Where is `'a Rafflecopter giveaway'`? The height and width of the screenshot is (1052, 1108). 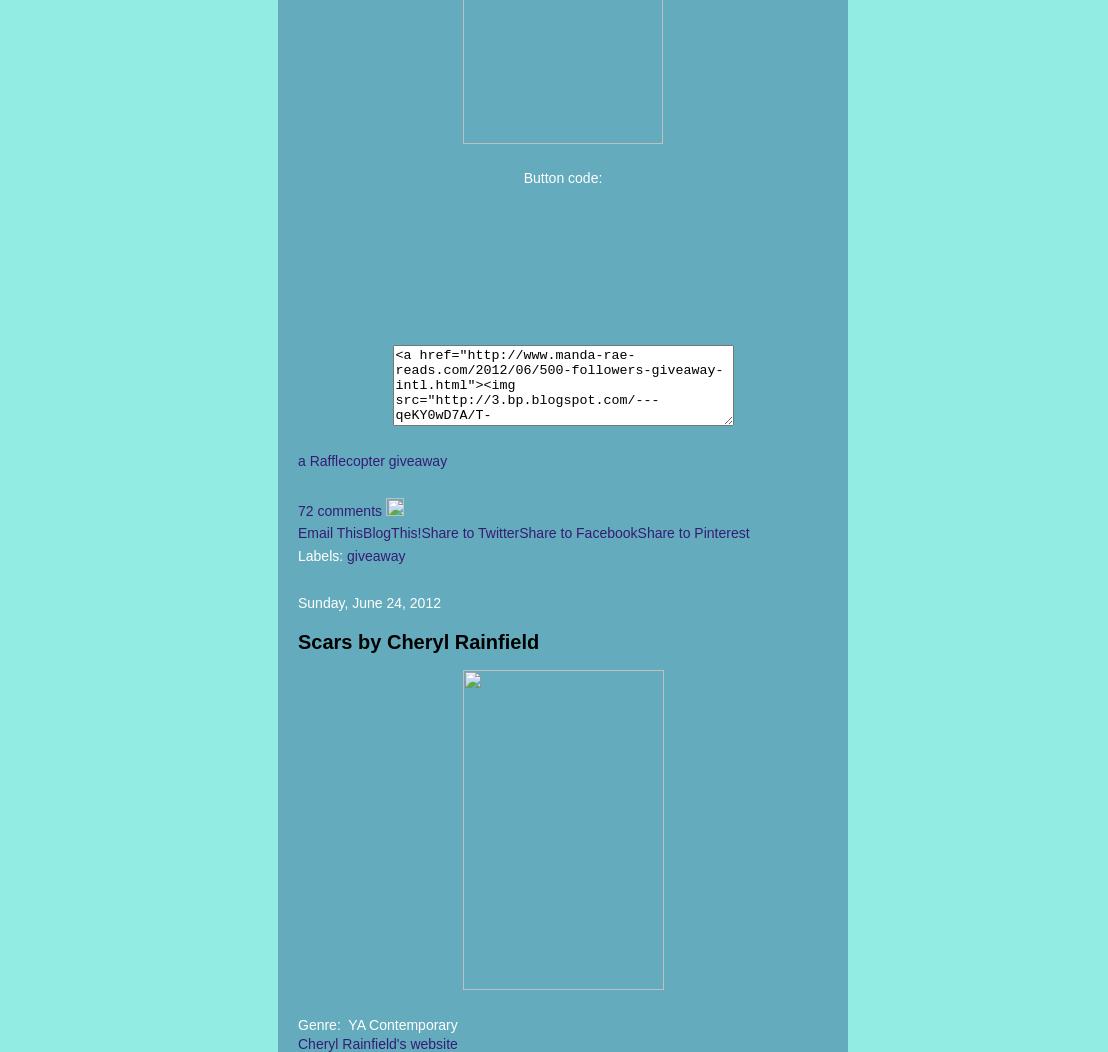 'a Rafflecopter giveaway' is located at coordinates (372, 460).